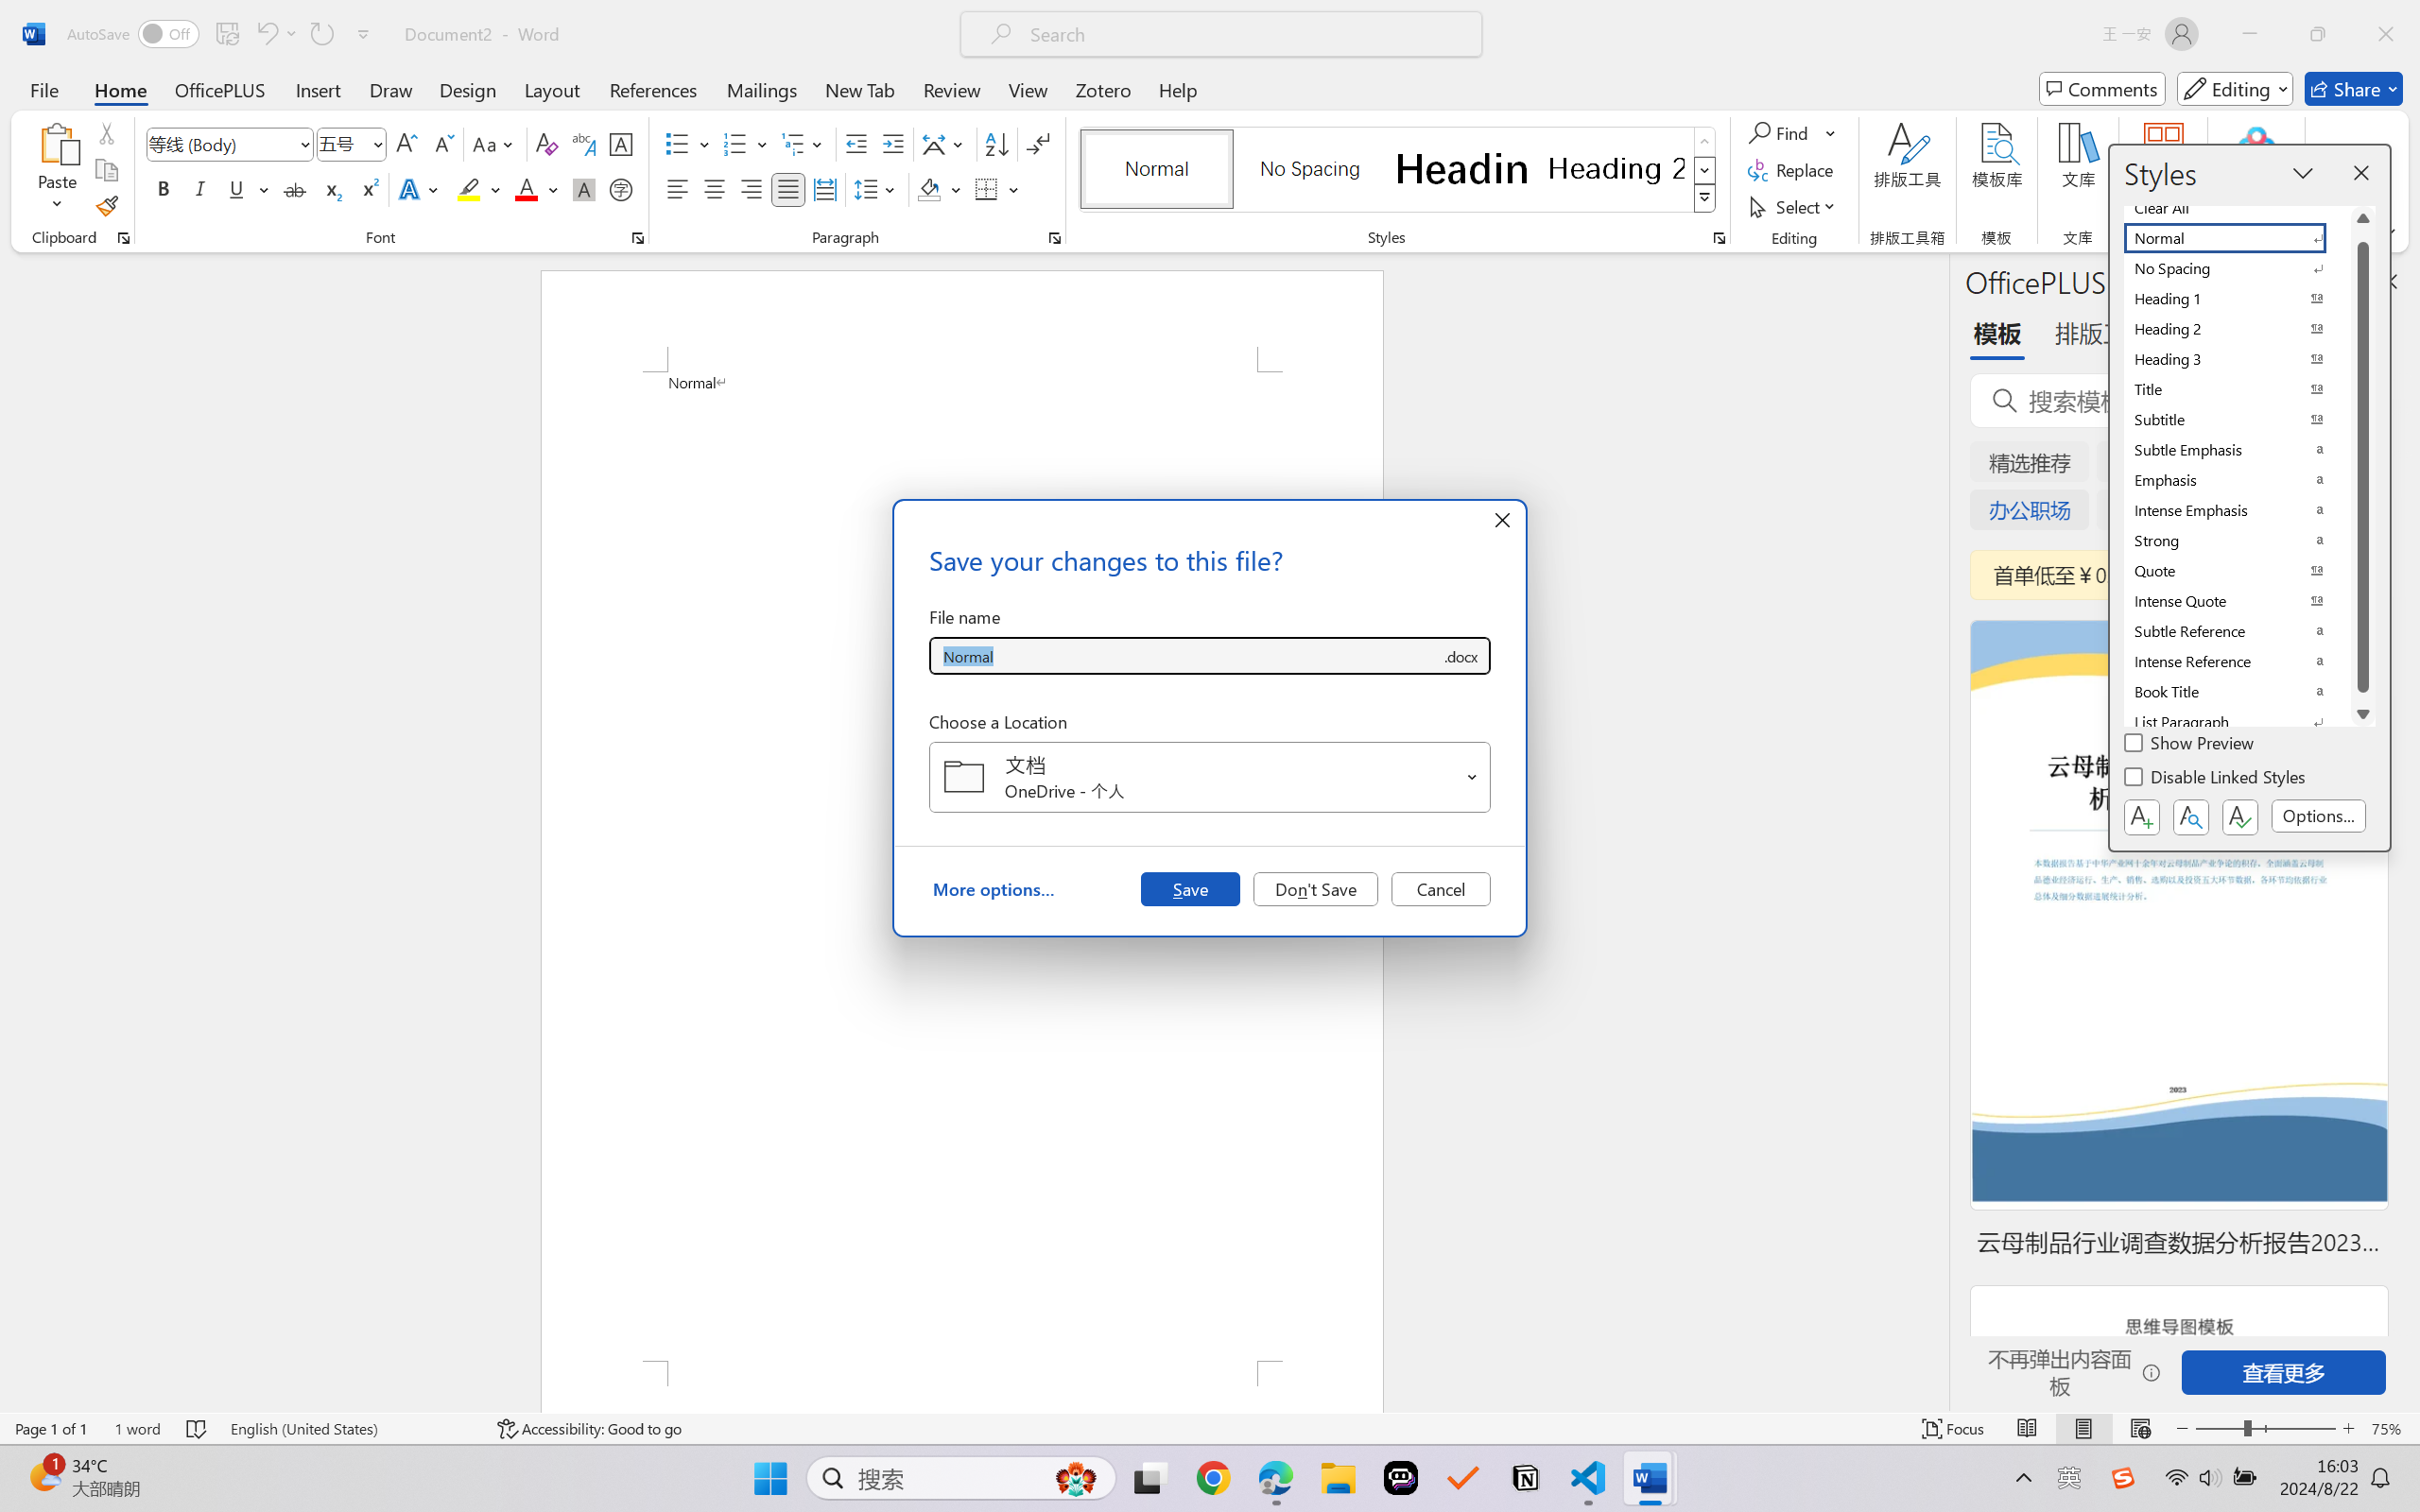  Describe the element at coordinates (2190, 746) in the screenshot. I see `'Show Preview'` at that location.